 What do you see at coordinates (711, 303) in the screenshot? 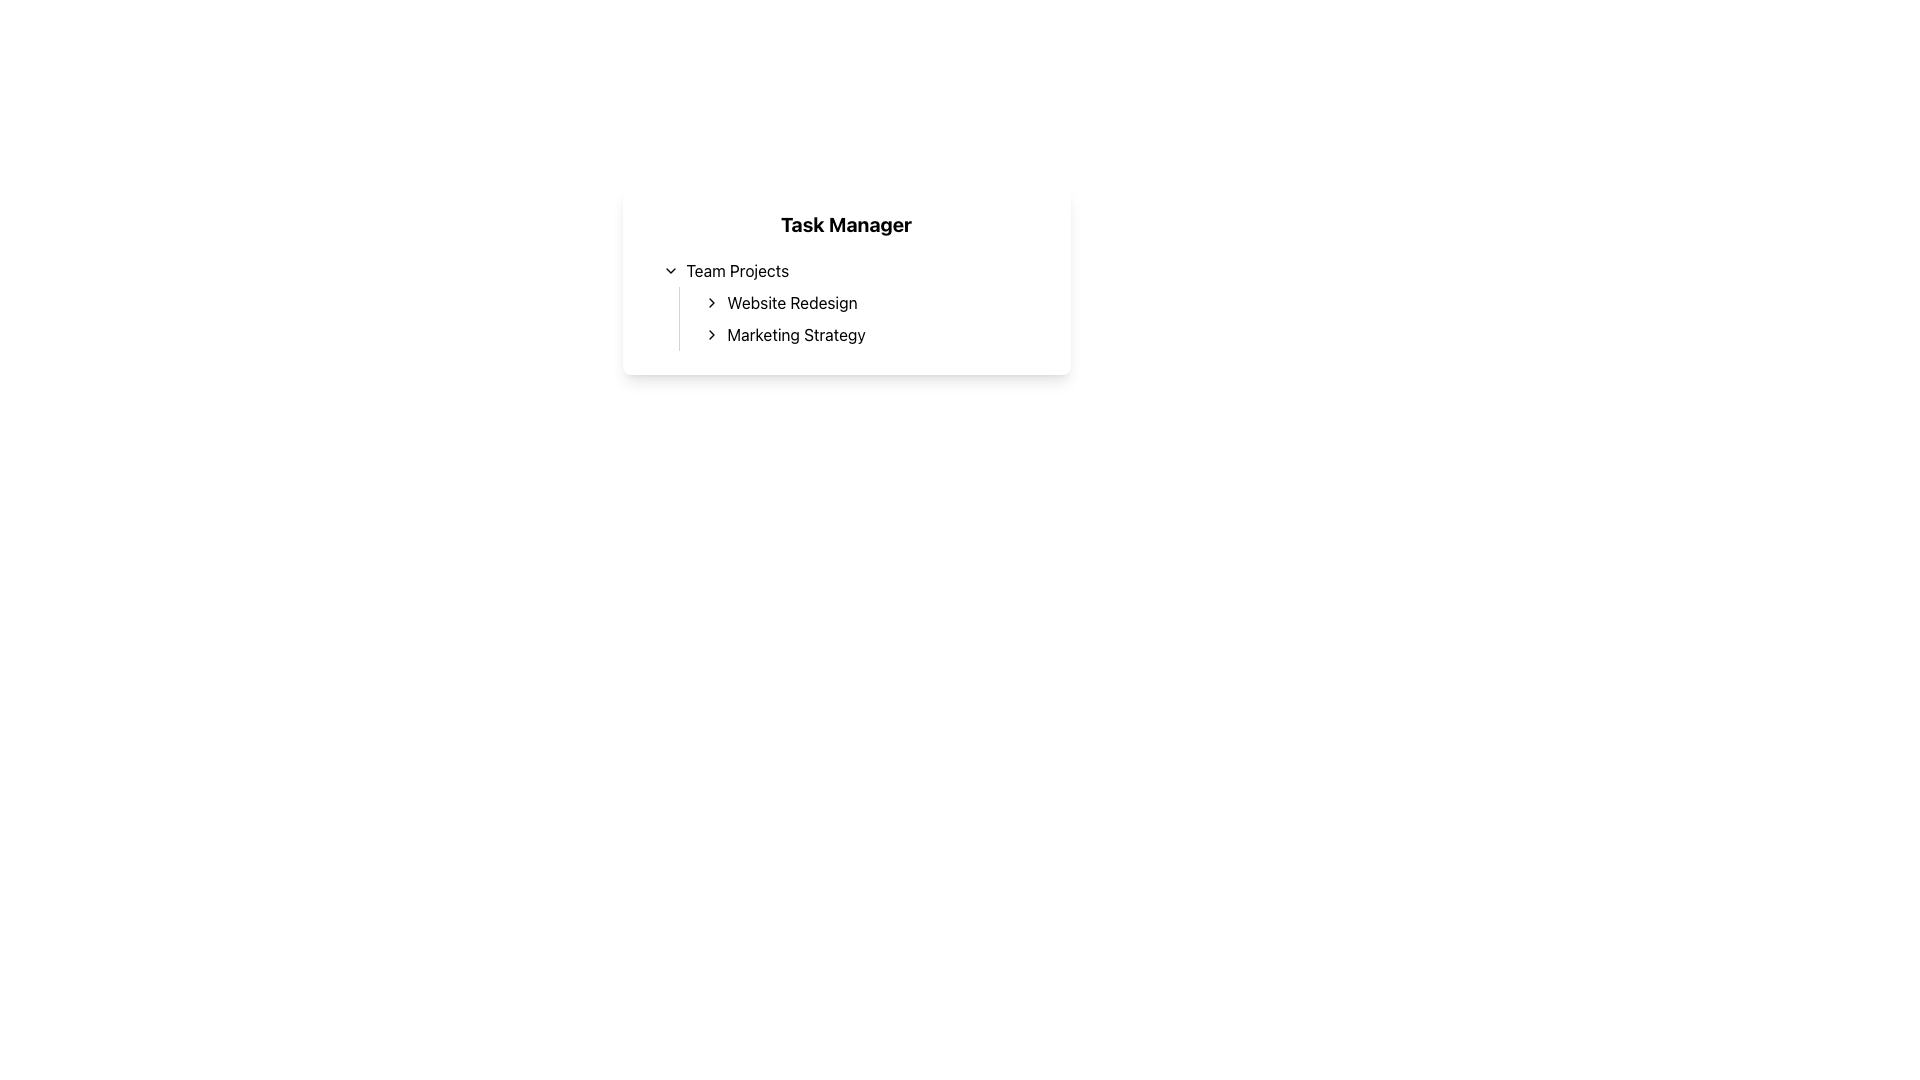
I see `the Chevron icon located to the left of the 'Website Redesign' text` at bounding box center [711, 303].